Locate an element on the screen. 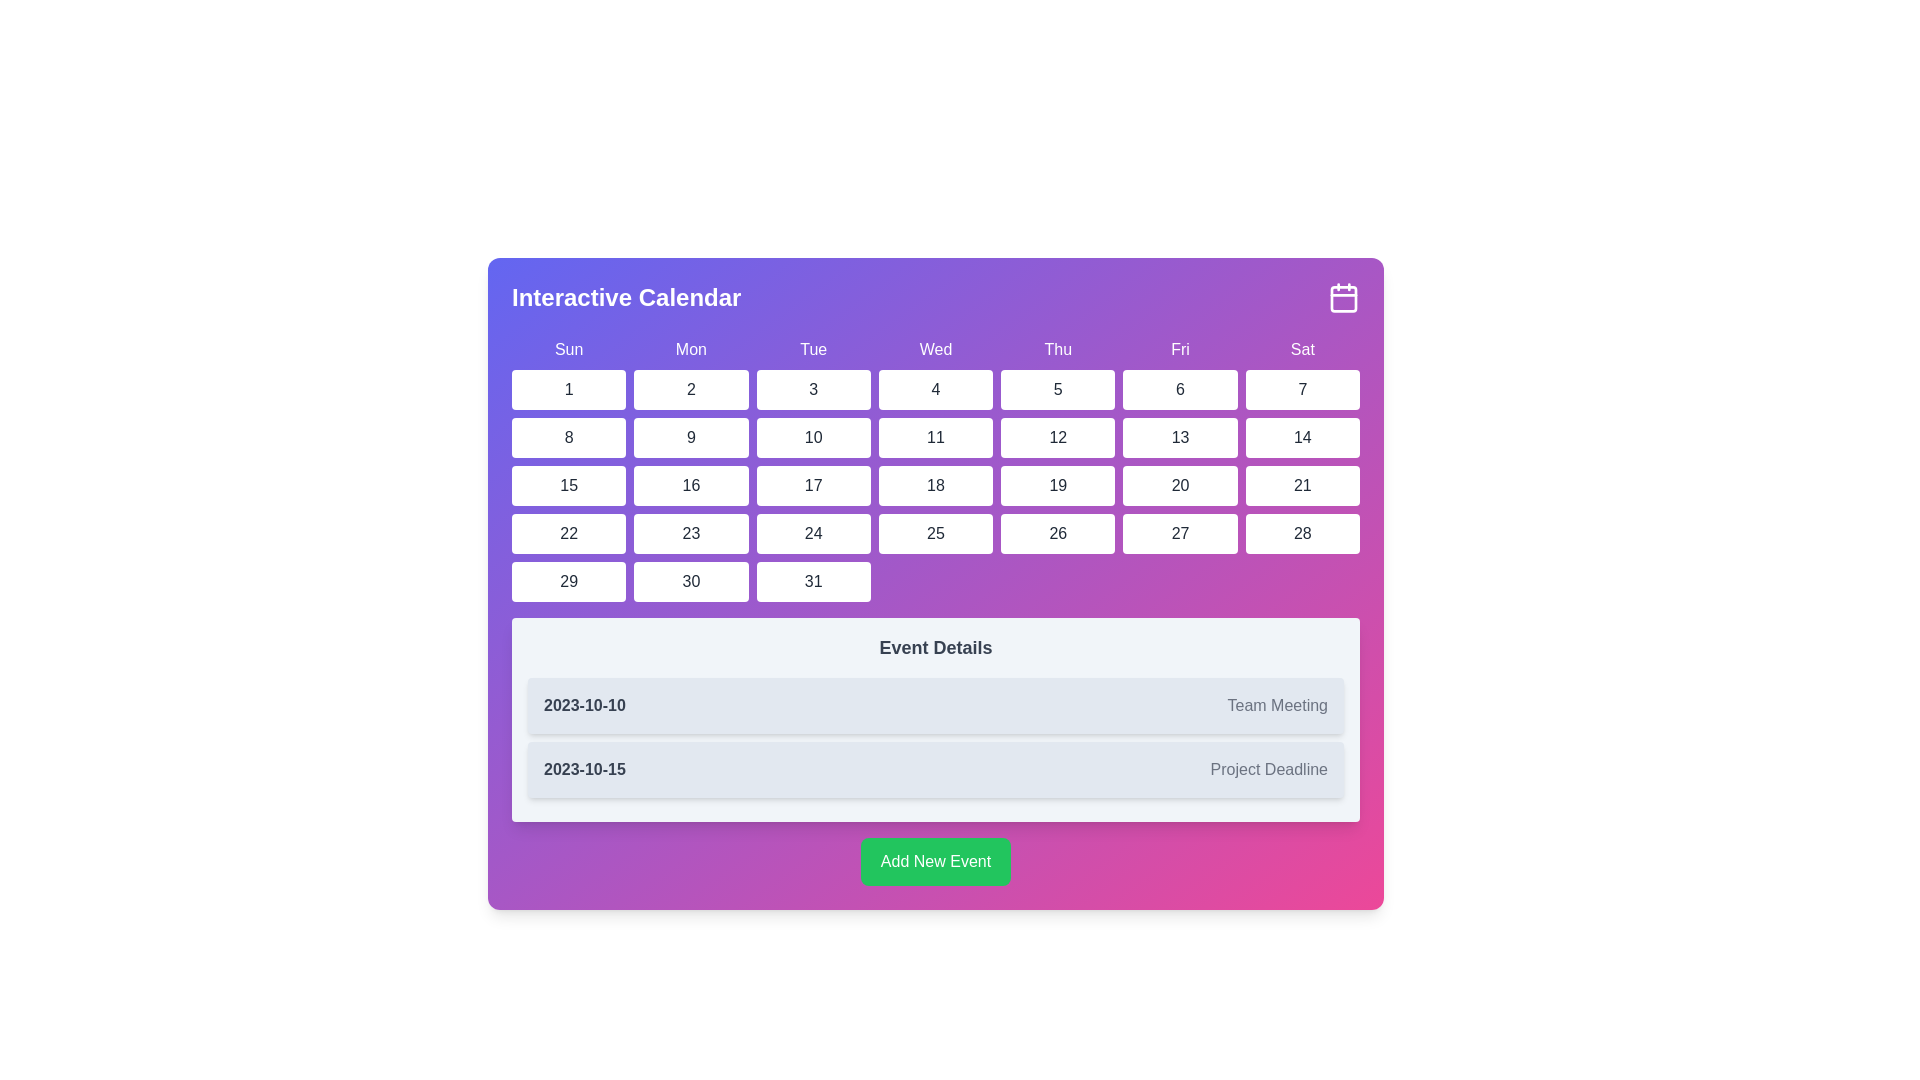  the interactive calendar date cell representing the 28th day of the month is located at coordinates (1302, 532).